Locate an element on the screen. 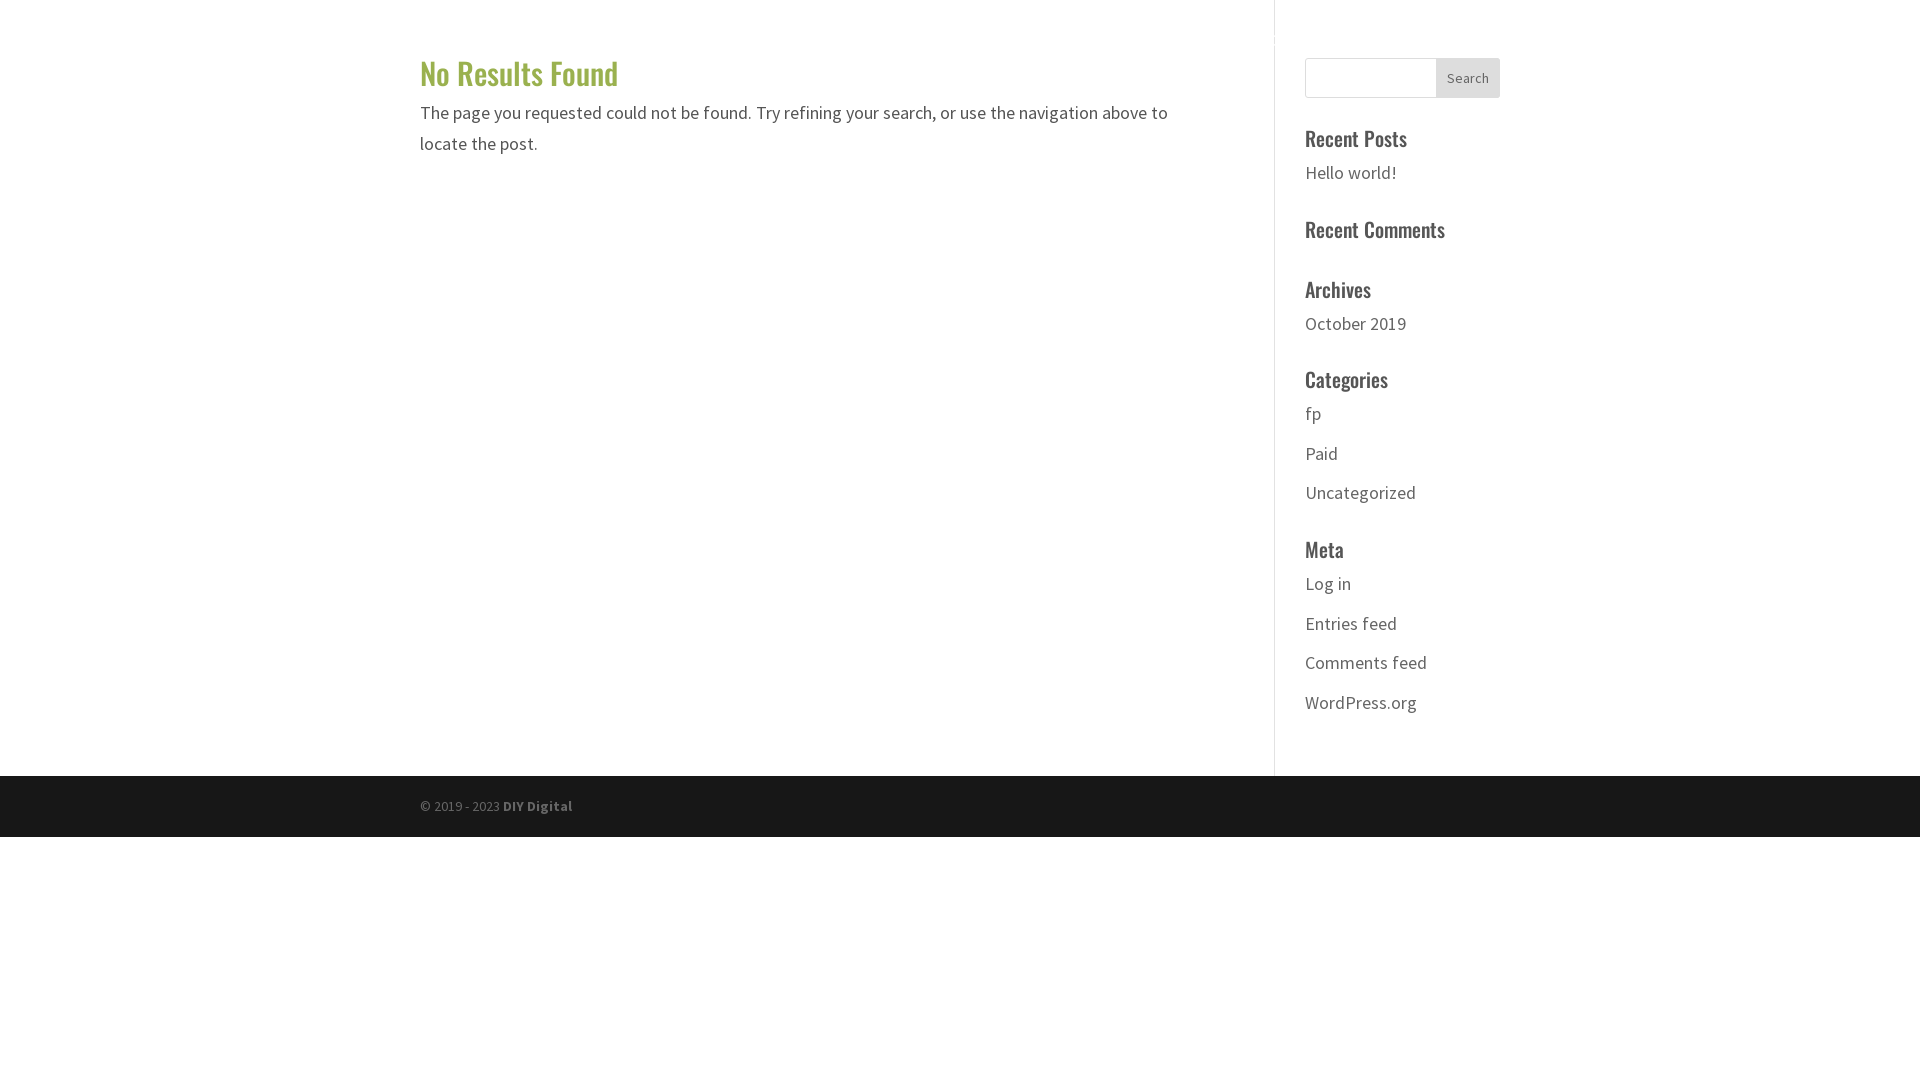 Image resolution: width=1920 pixels, height=1080 pixels. 'Uncategorized' is located at coordinates (1360, 492).